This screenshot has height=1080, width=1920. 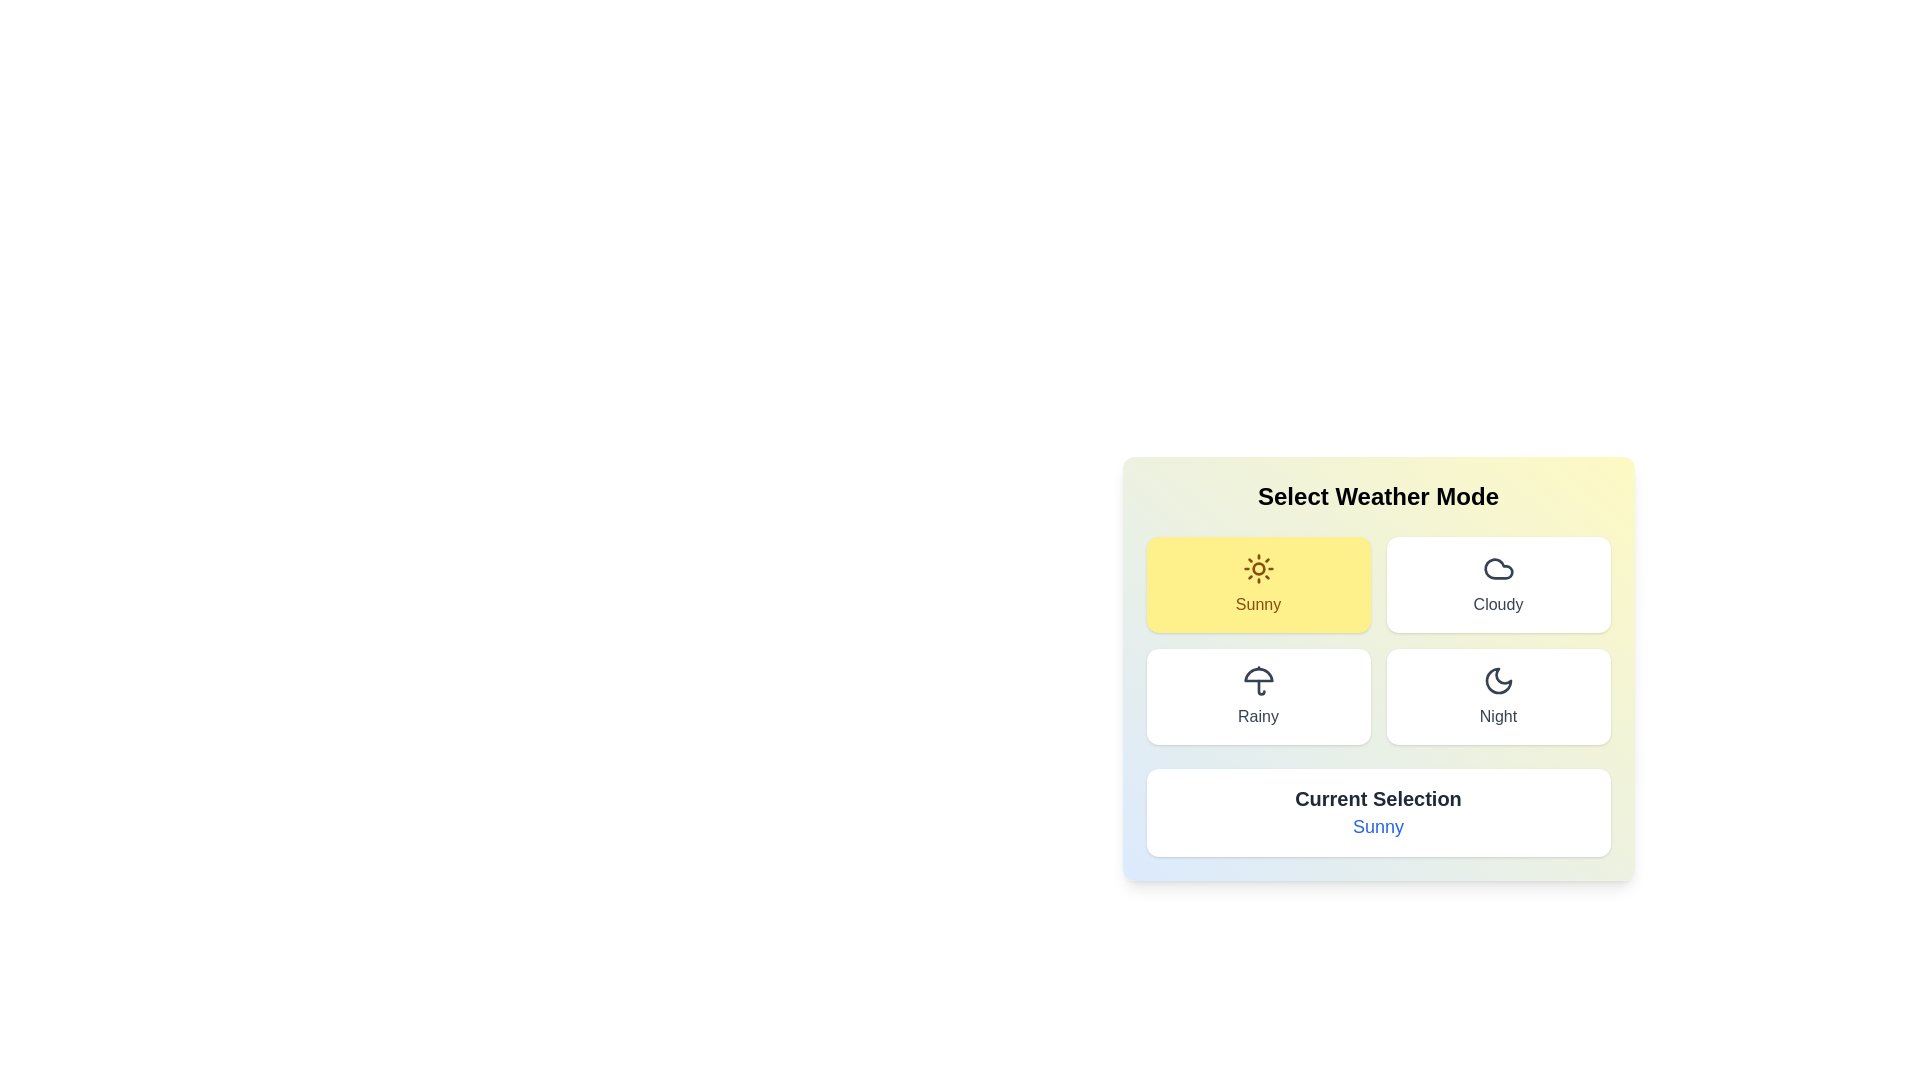 What do you see at coordinates (1257, 585) in the screenshot?
I see `the Sunny button to select it` at bounding box center [1257, 585].